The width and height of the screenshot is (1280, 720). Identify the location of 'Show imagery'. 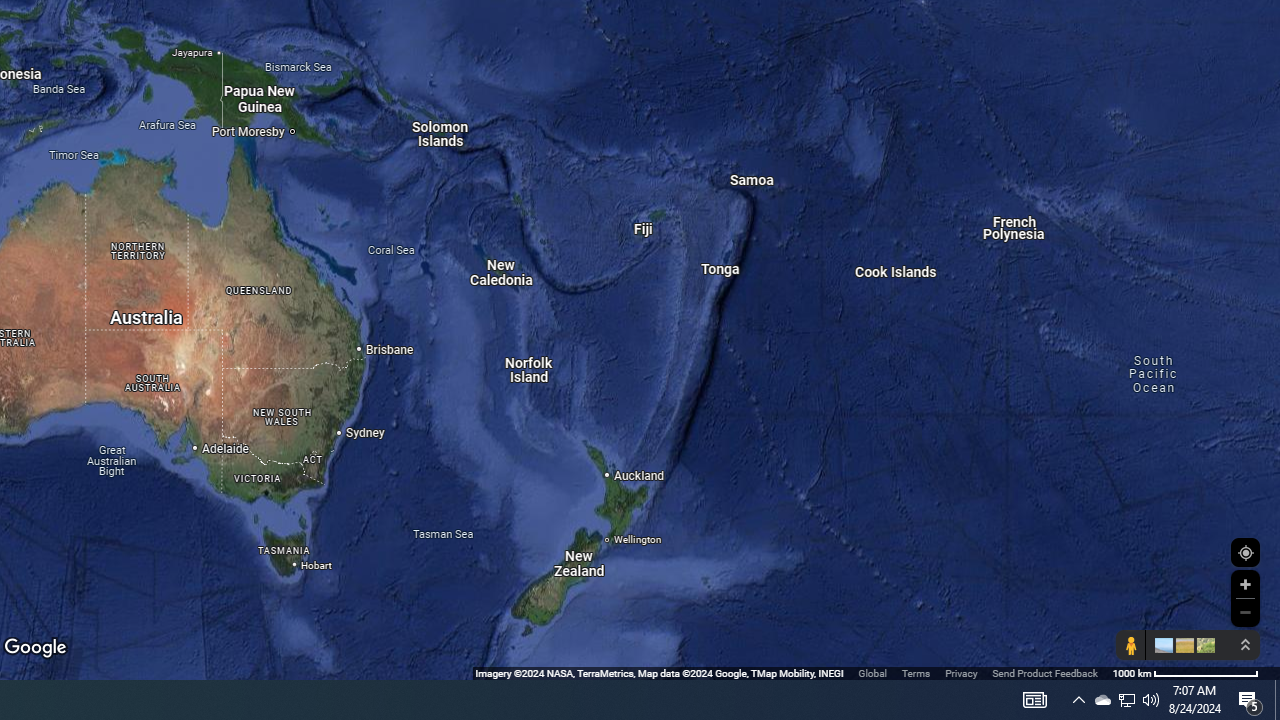
(1202, 645).